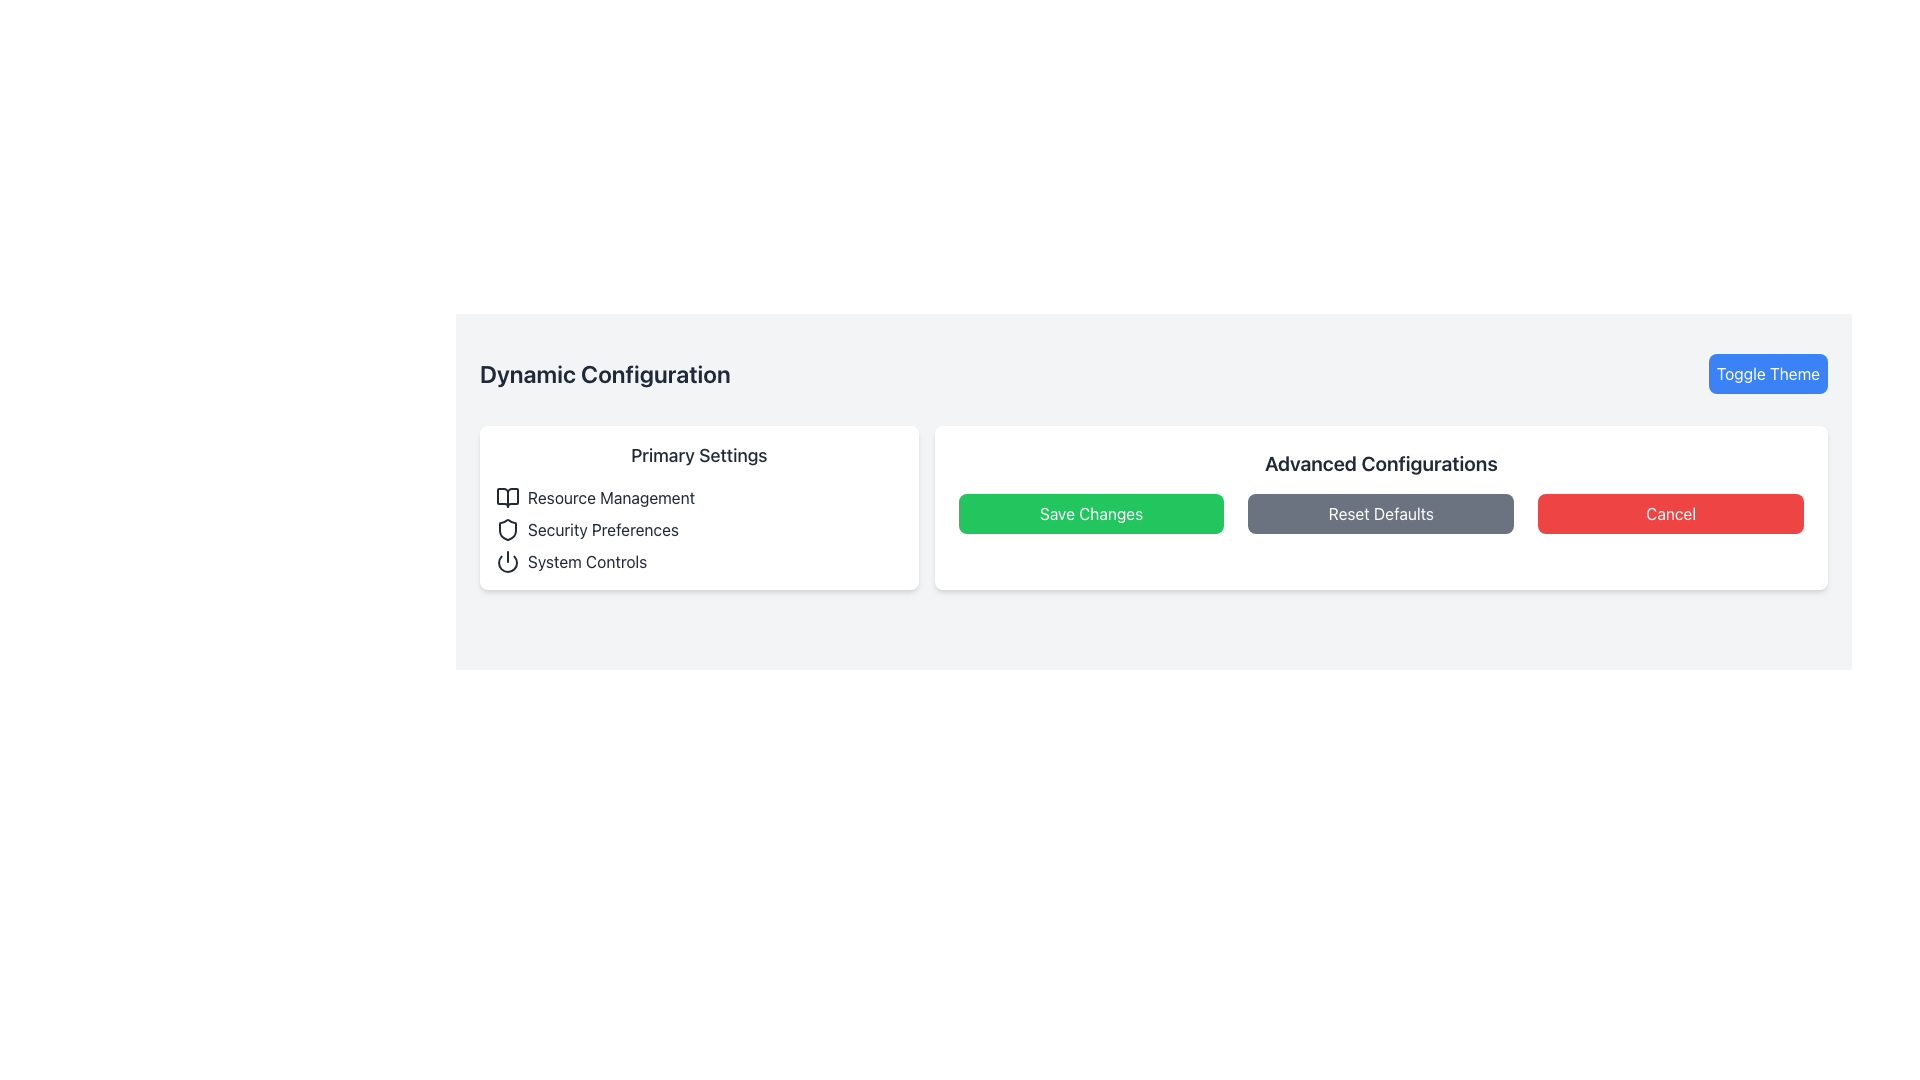 This screenshot has width=1920, height=1080. Describe the element at coordinates (1090, 512) in the screenshot. I see `the leftmost button in the horizontal arrangement of three buttons in the 'Advanced Configurations' section to observe a color change` at that location.